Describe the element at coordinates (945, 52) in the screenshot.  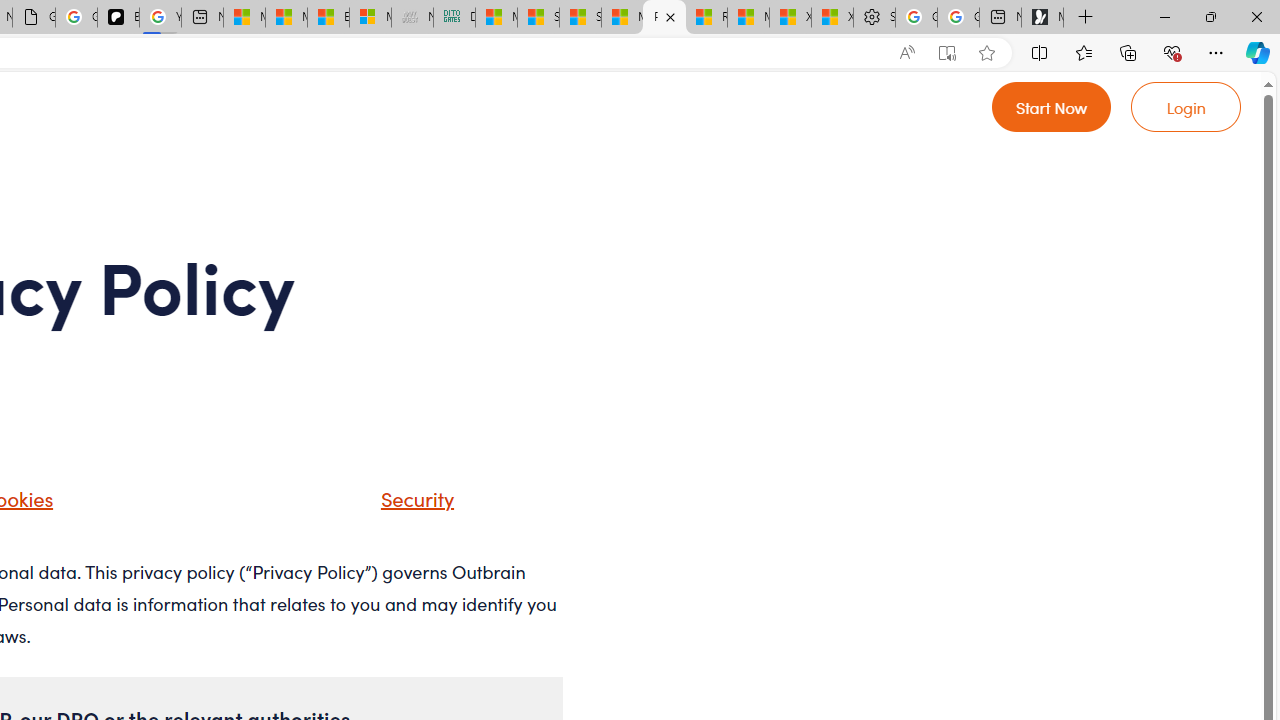
I see `'Enter Immersive Reader (F9)'` at that location.